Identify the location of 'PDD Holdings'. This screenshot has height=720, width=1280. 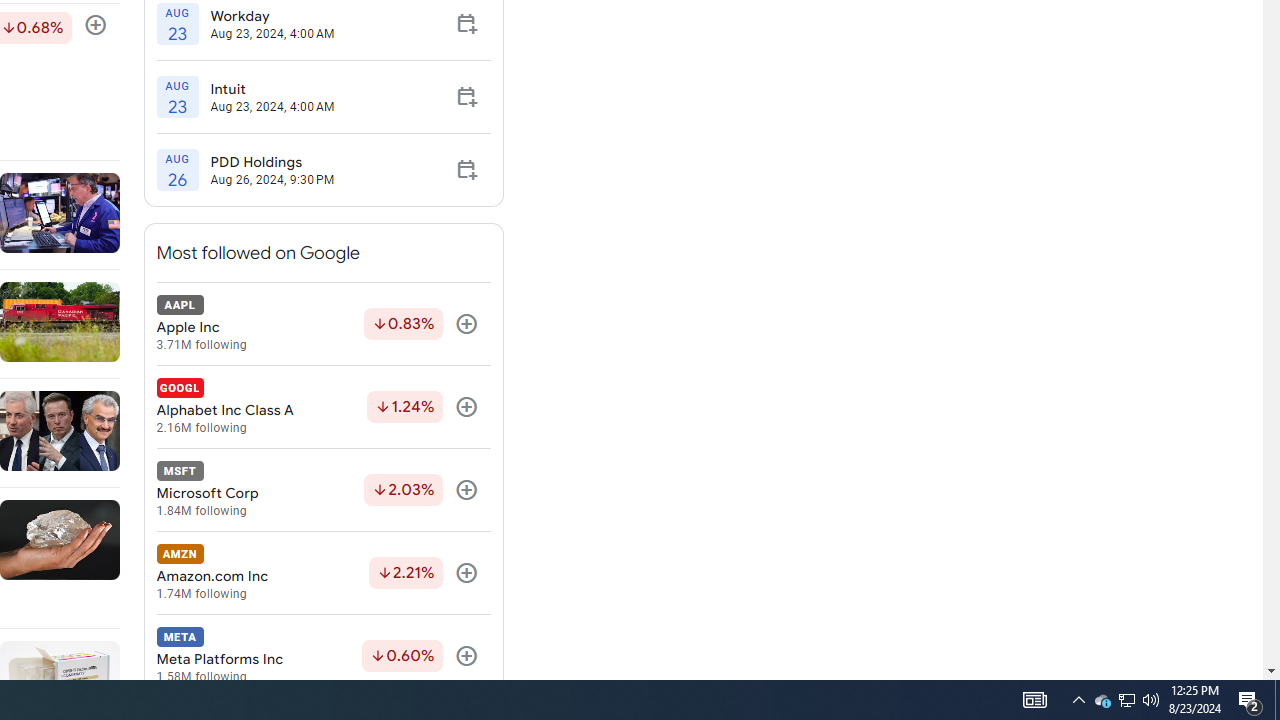
(271, 161).